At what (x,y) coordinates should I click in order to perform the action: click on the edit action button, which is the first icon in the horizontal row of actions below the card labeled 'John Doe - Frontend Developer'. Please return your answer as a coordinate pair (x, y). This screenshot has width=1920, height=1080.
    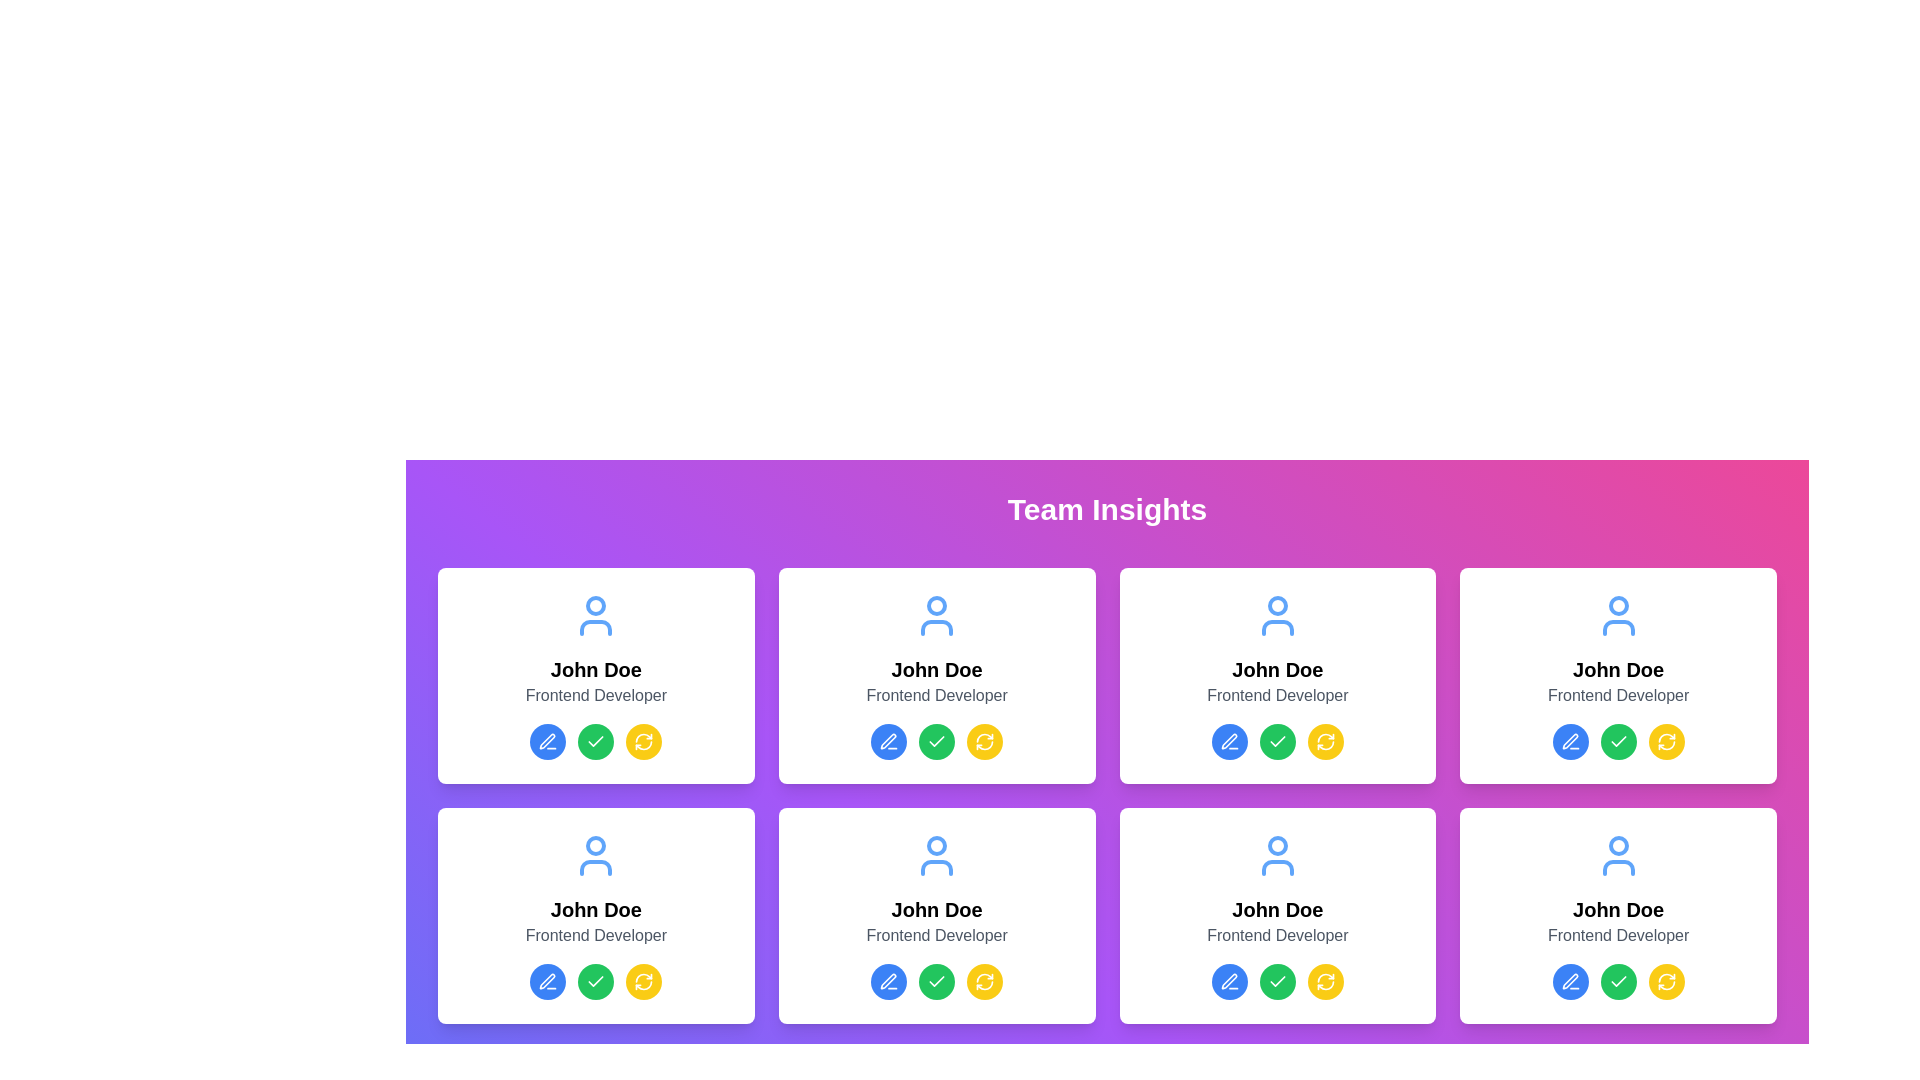
    Looking at the image, I should click on (548, 741).